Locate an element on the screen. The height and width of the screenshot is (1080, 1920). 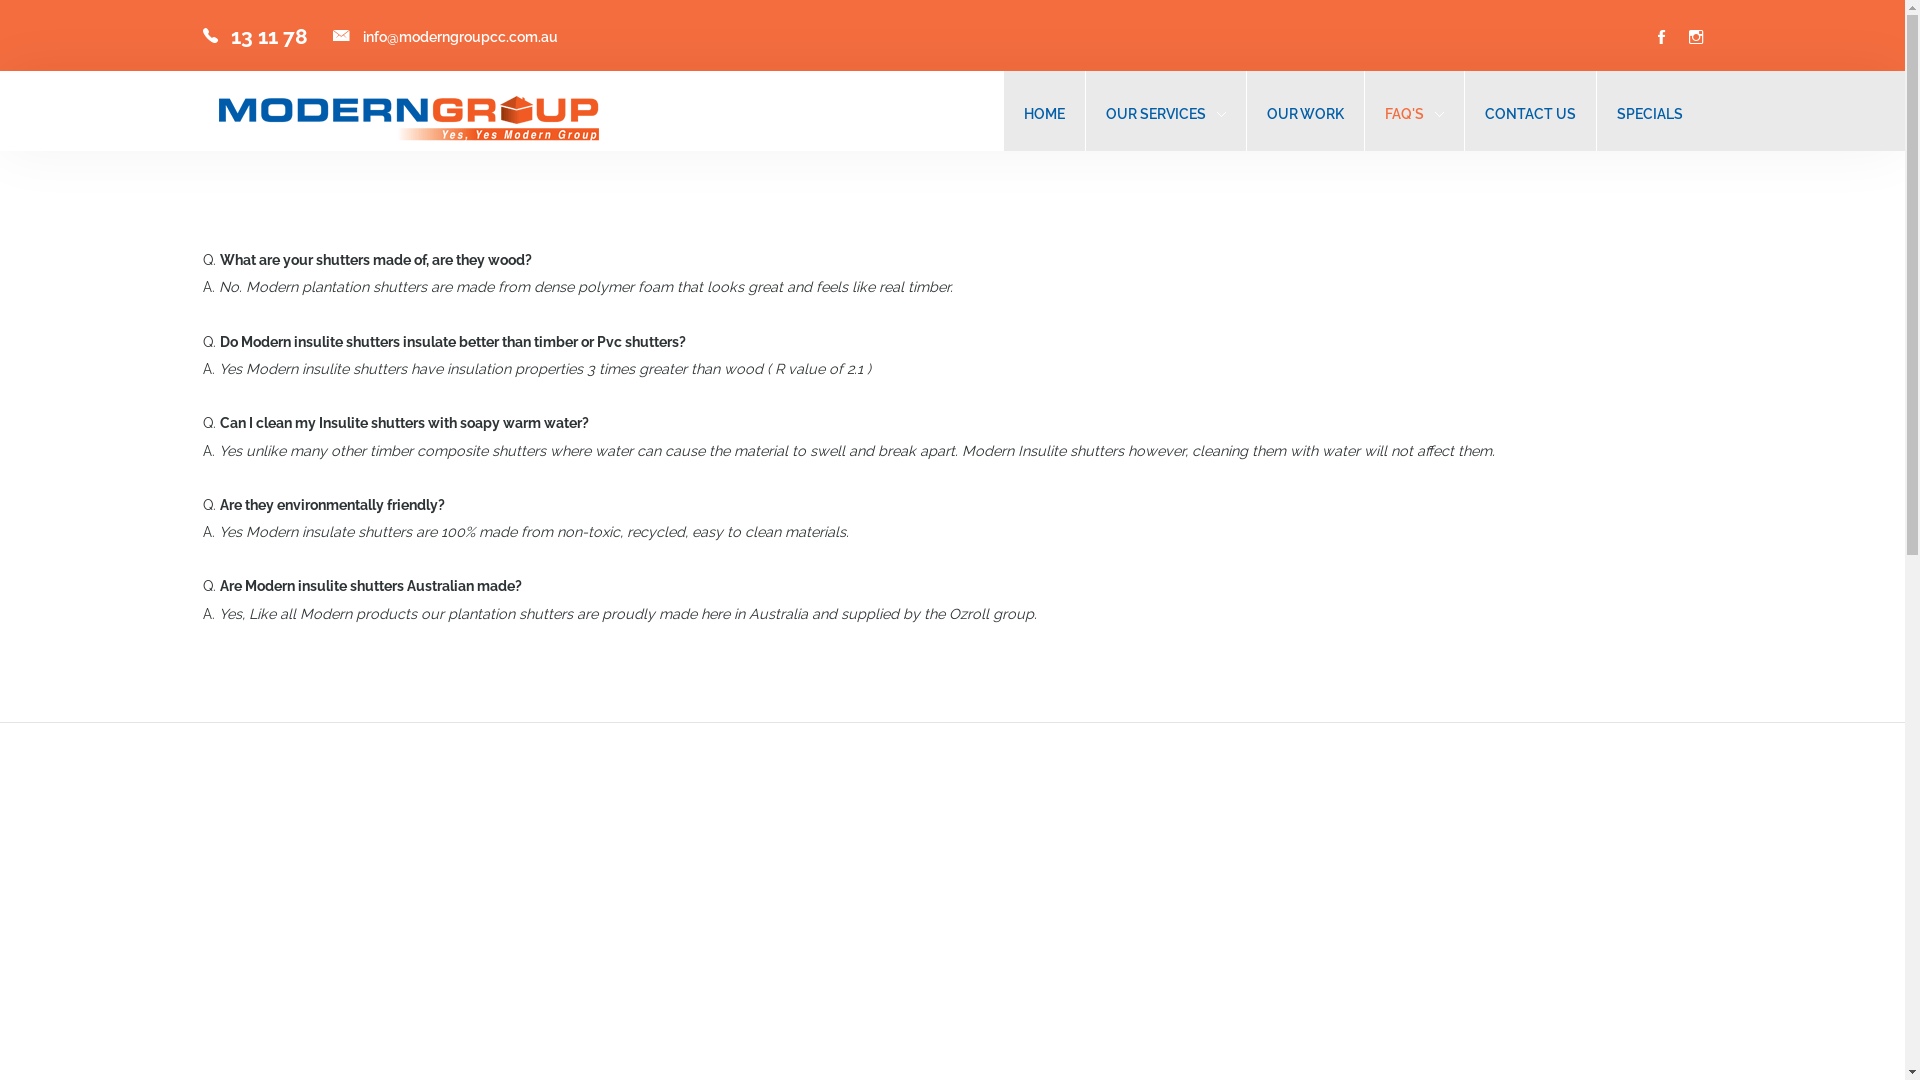
'SPECIALS' is located at coordinates (1649, 113).